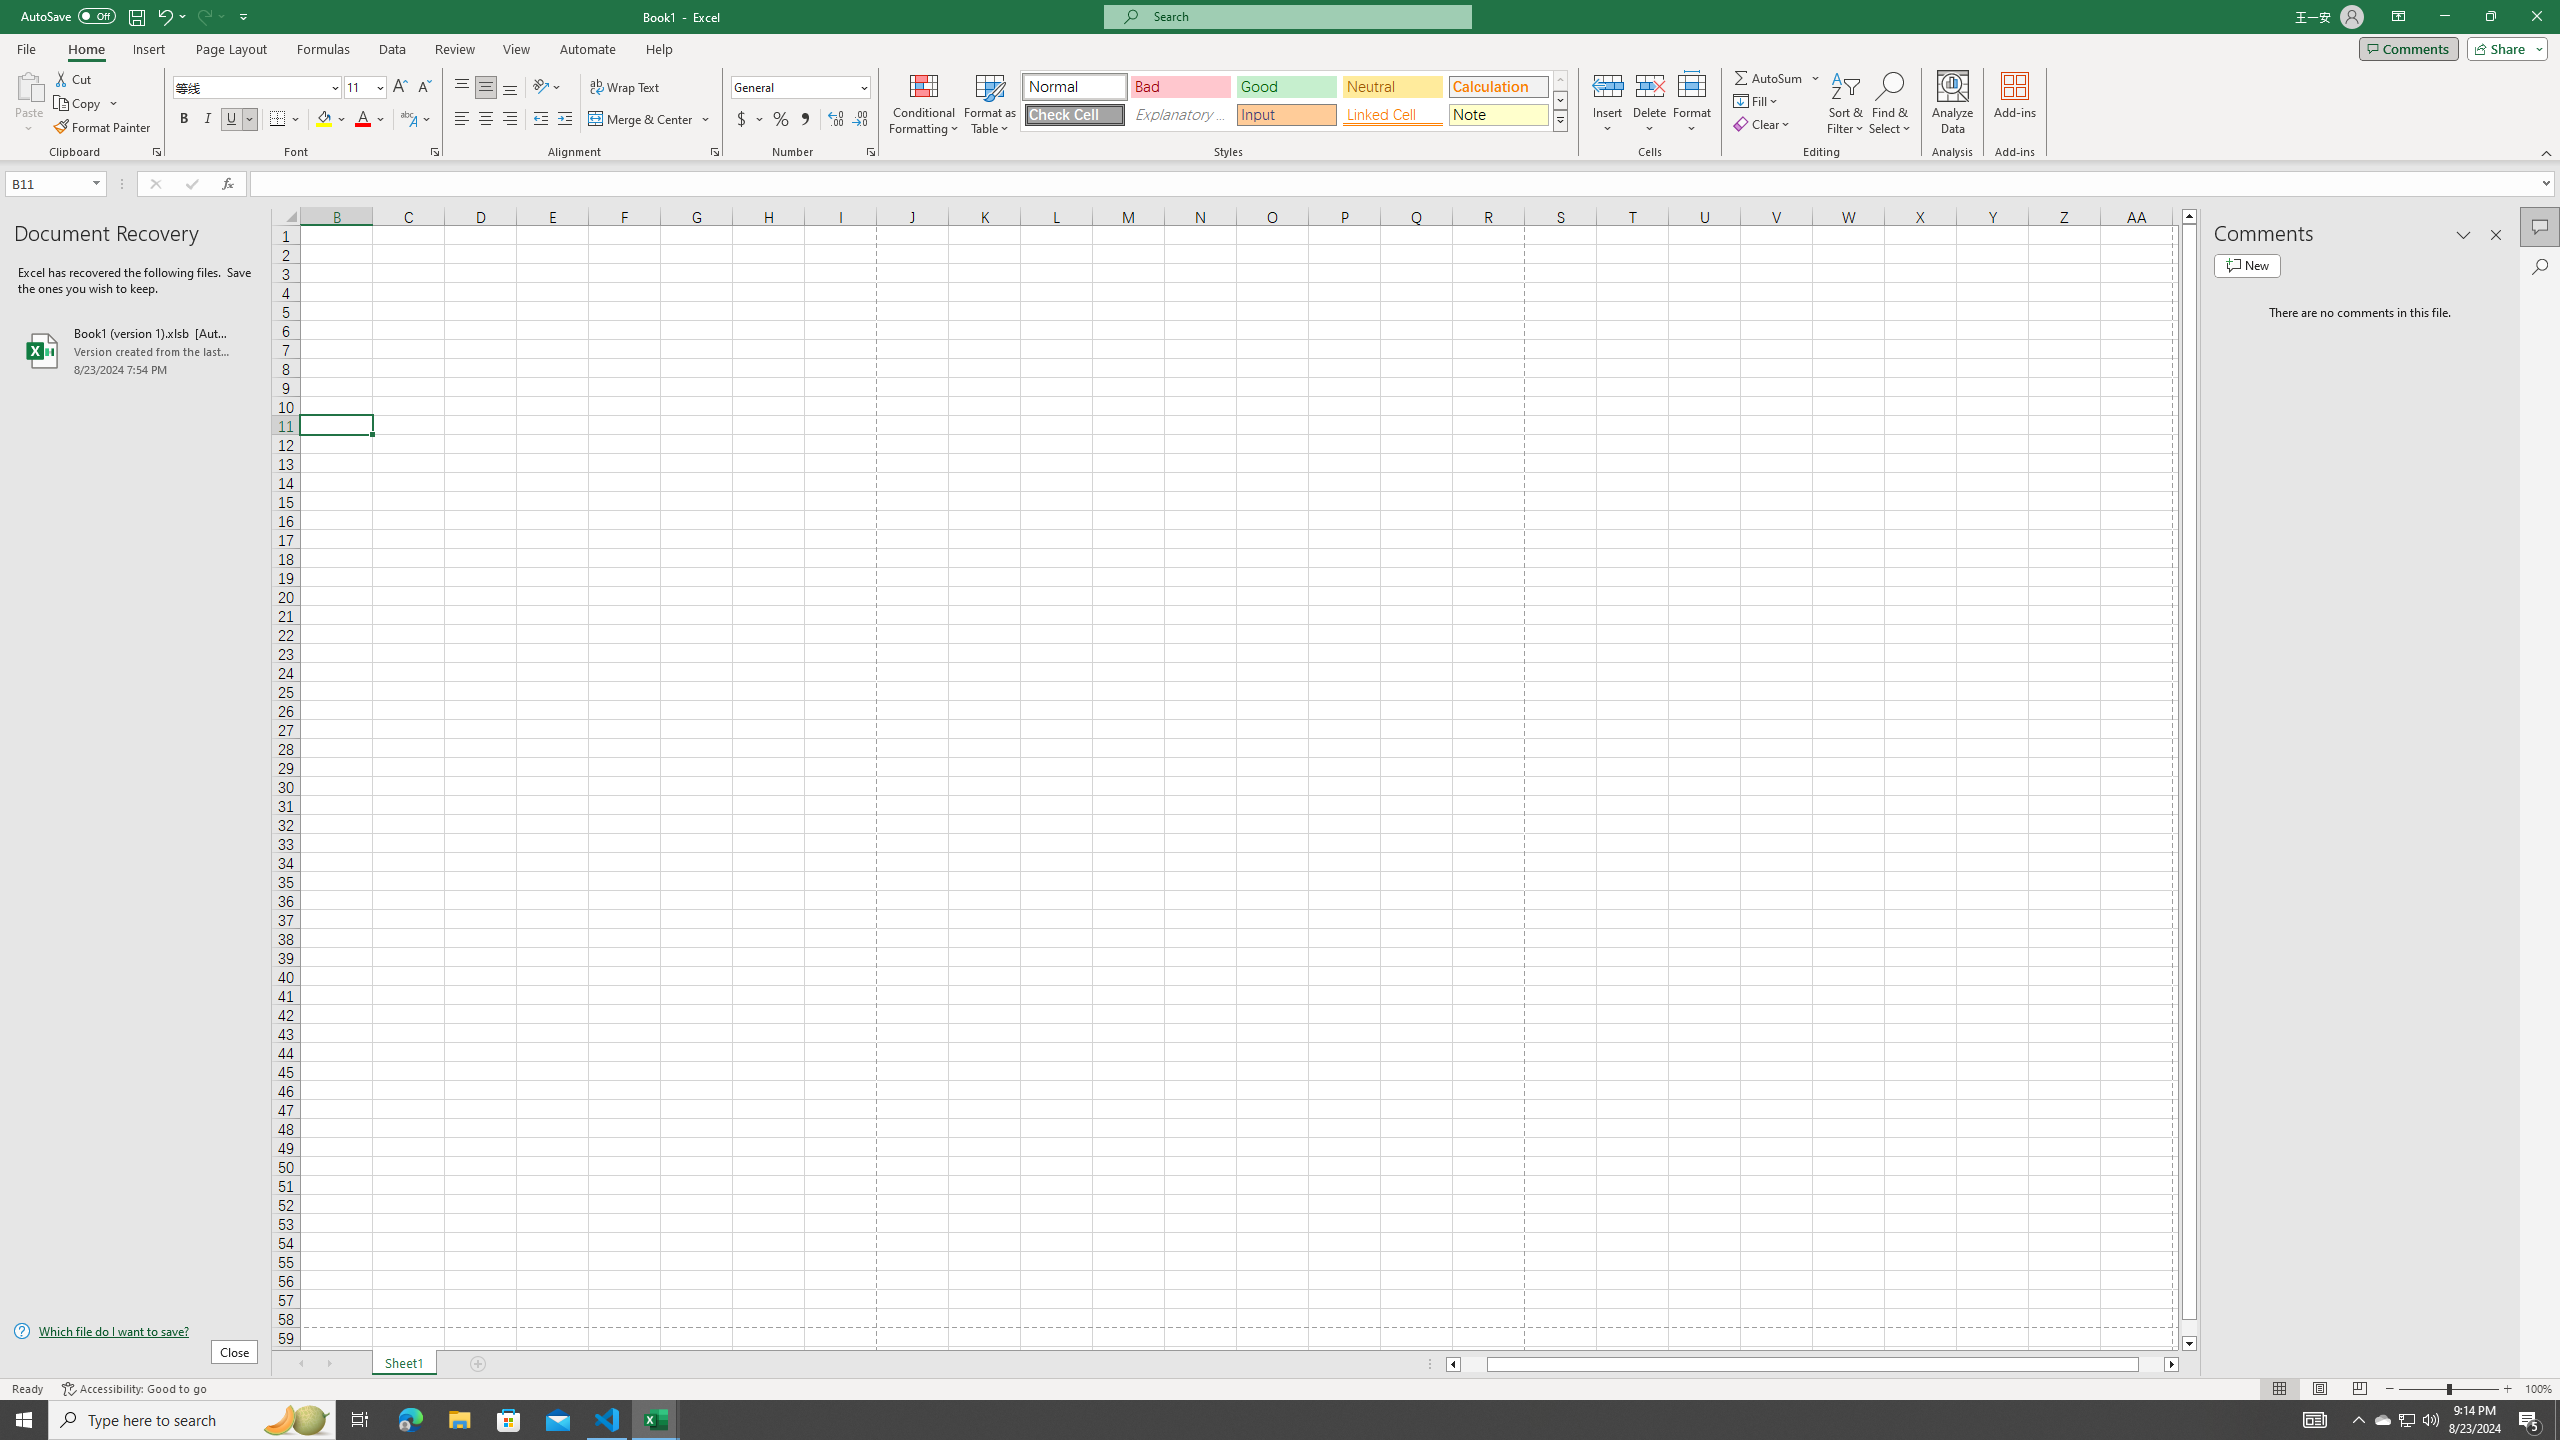  I want to click on 'Align Left', so click(461, 118).